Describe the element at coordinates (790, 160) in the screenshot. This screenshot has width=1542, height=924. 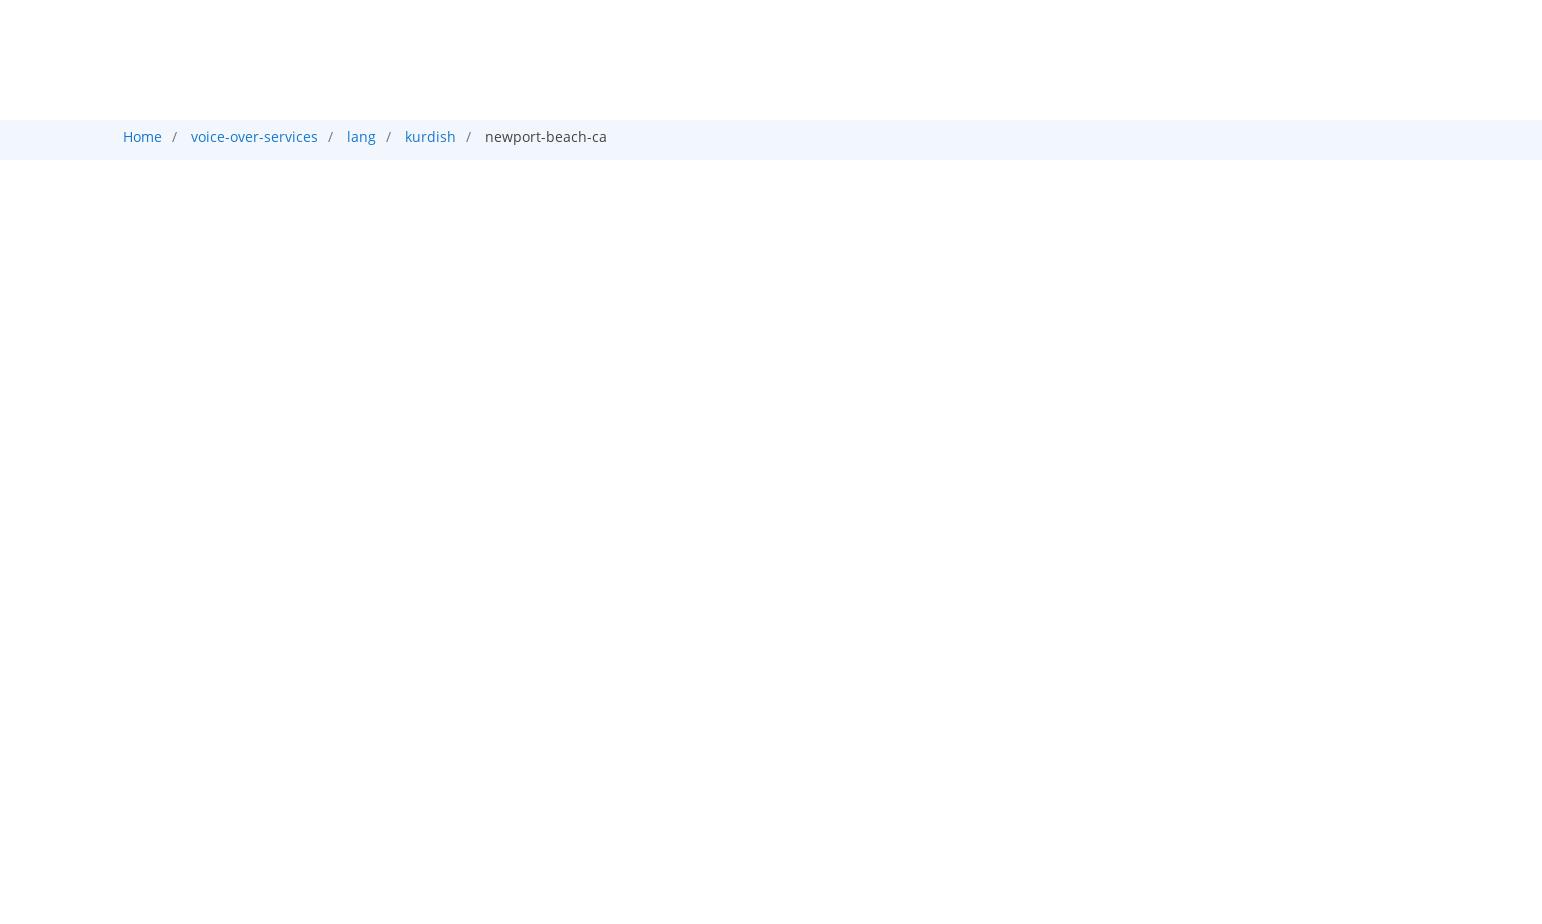
I see `'Gujarati'` at that location.